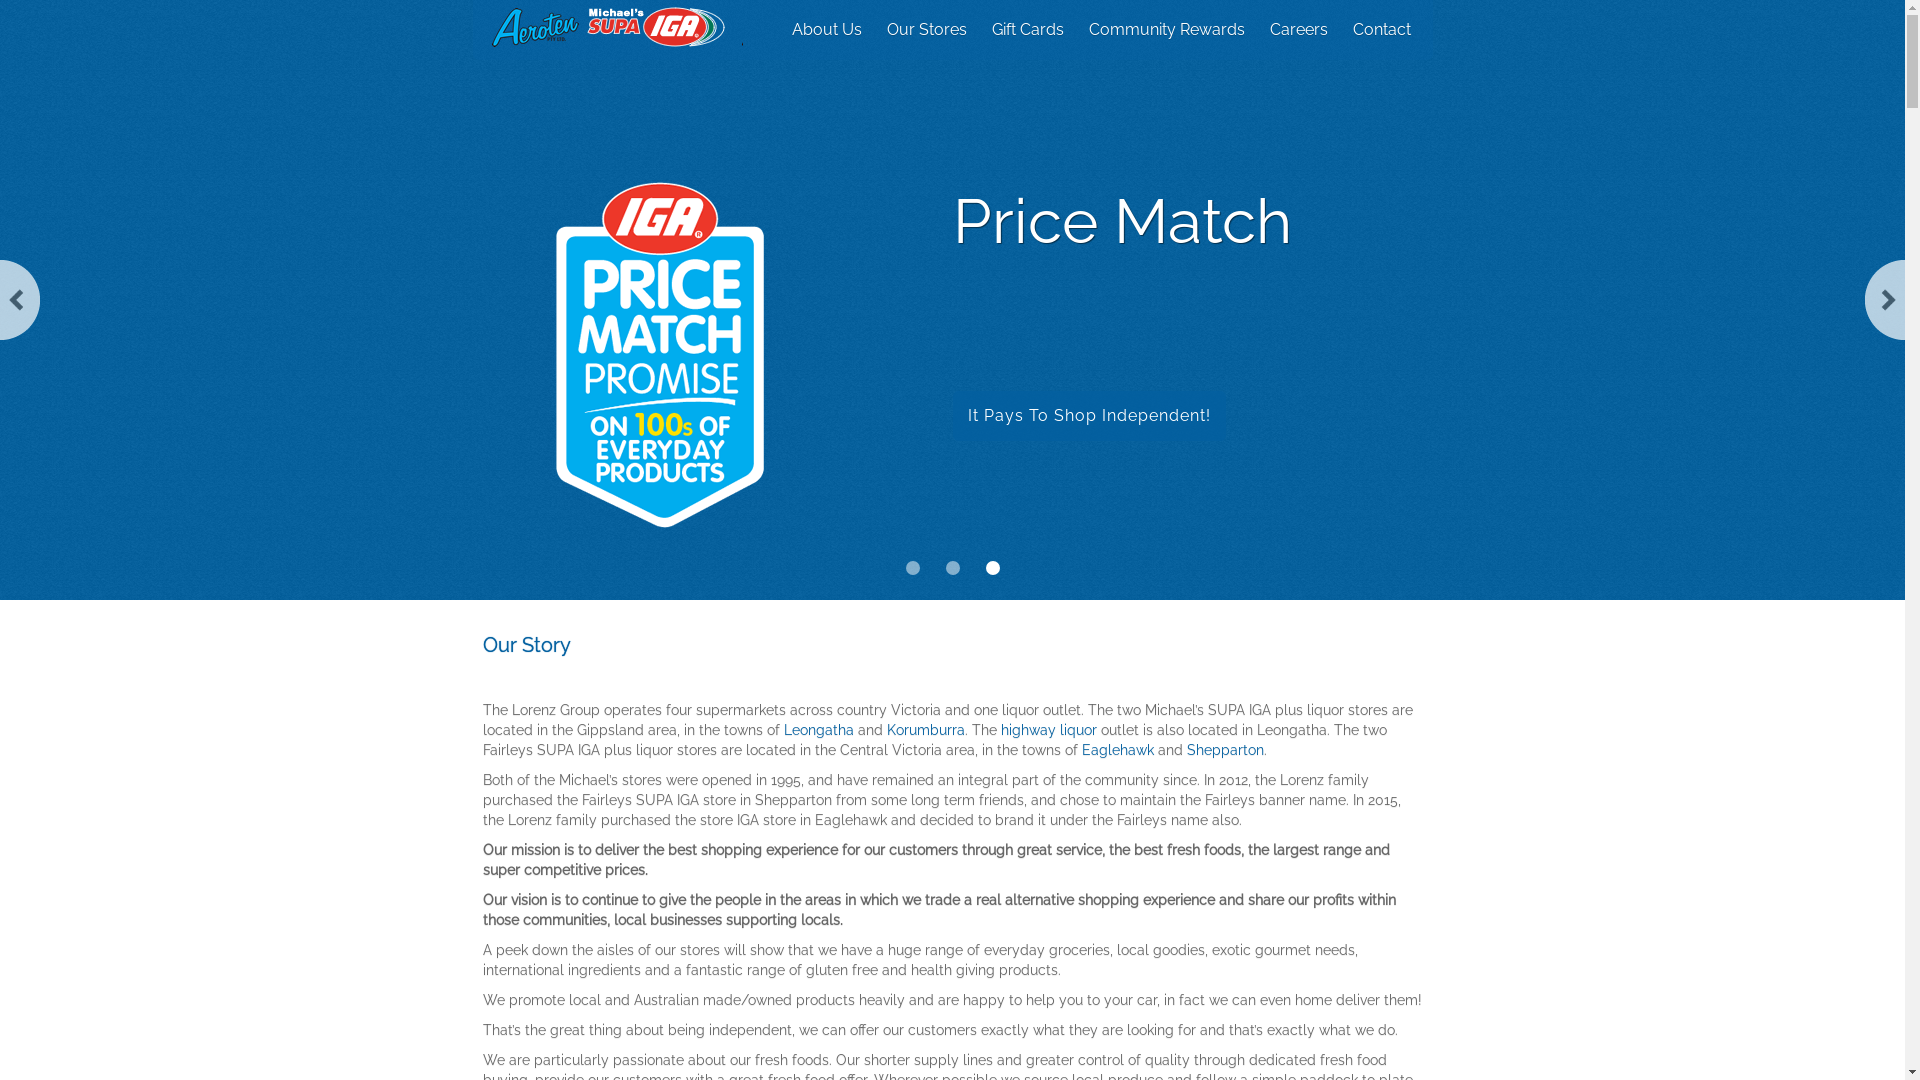 Image resolution: width=1920 pixels, height=1080 pixels. What do you see at coordinates (1027, 29) in the screenshot?
I see `'Gift Cards'` at bounding box center [1027, 29].